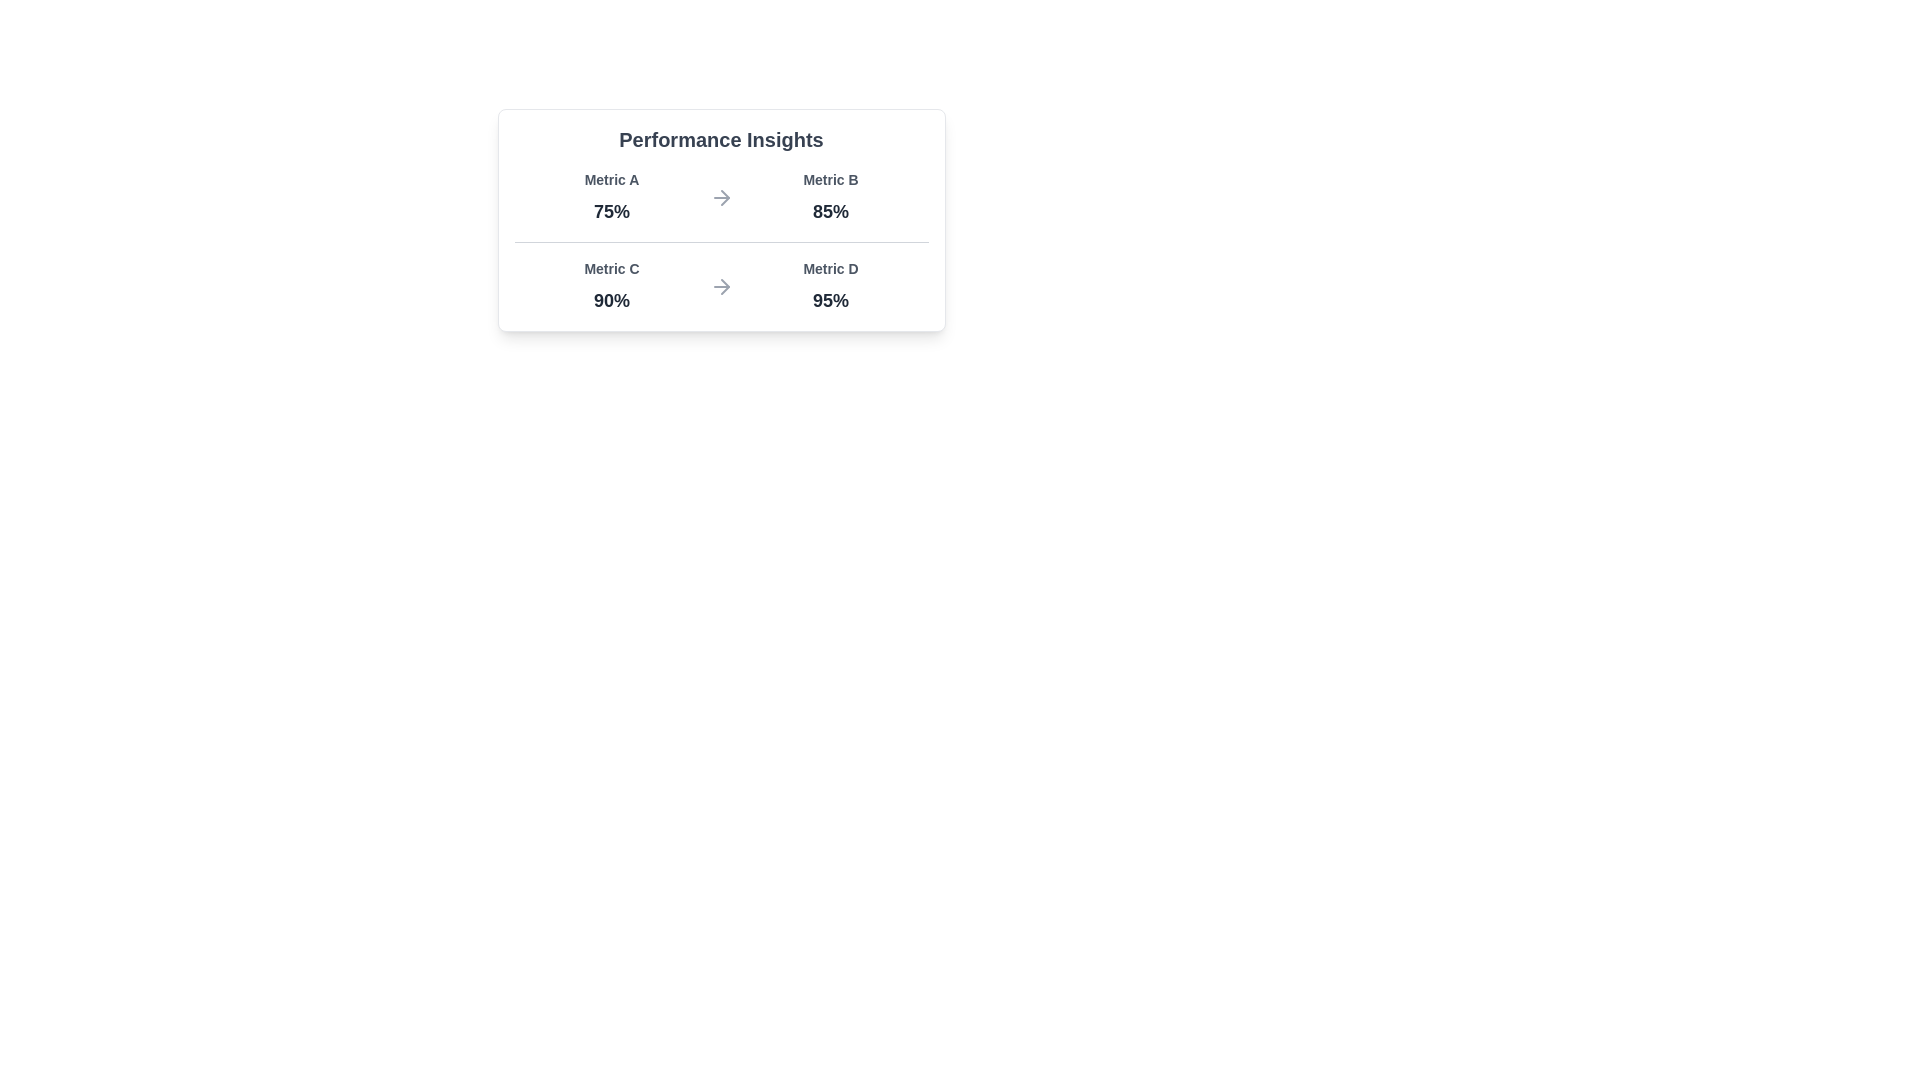 The height and width of the screenshot is (1080, 1920). I want to click on the performance metric display titled 'Metric D' with a value of 95% for additional interaction, so click(830, 286).